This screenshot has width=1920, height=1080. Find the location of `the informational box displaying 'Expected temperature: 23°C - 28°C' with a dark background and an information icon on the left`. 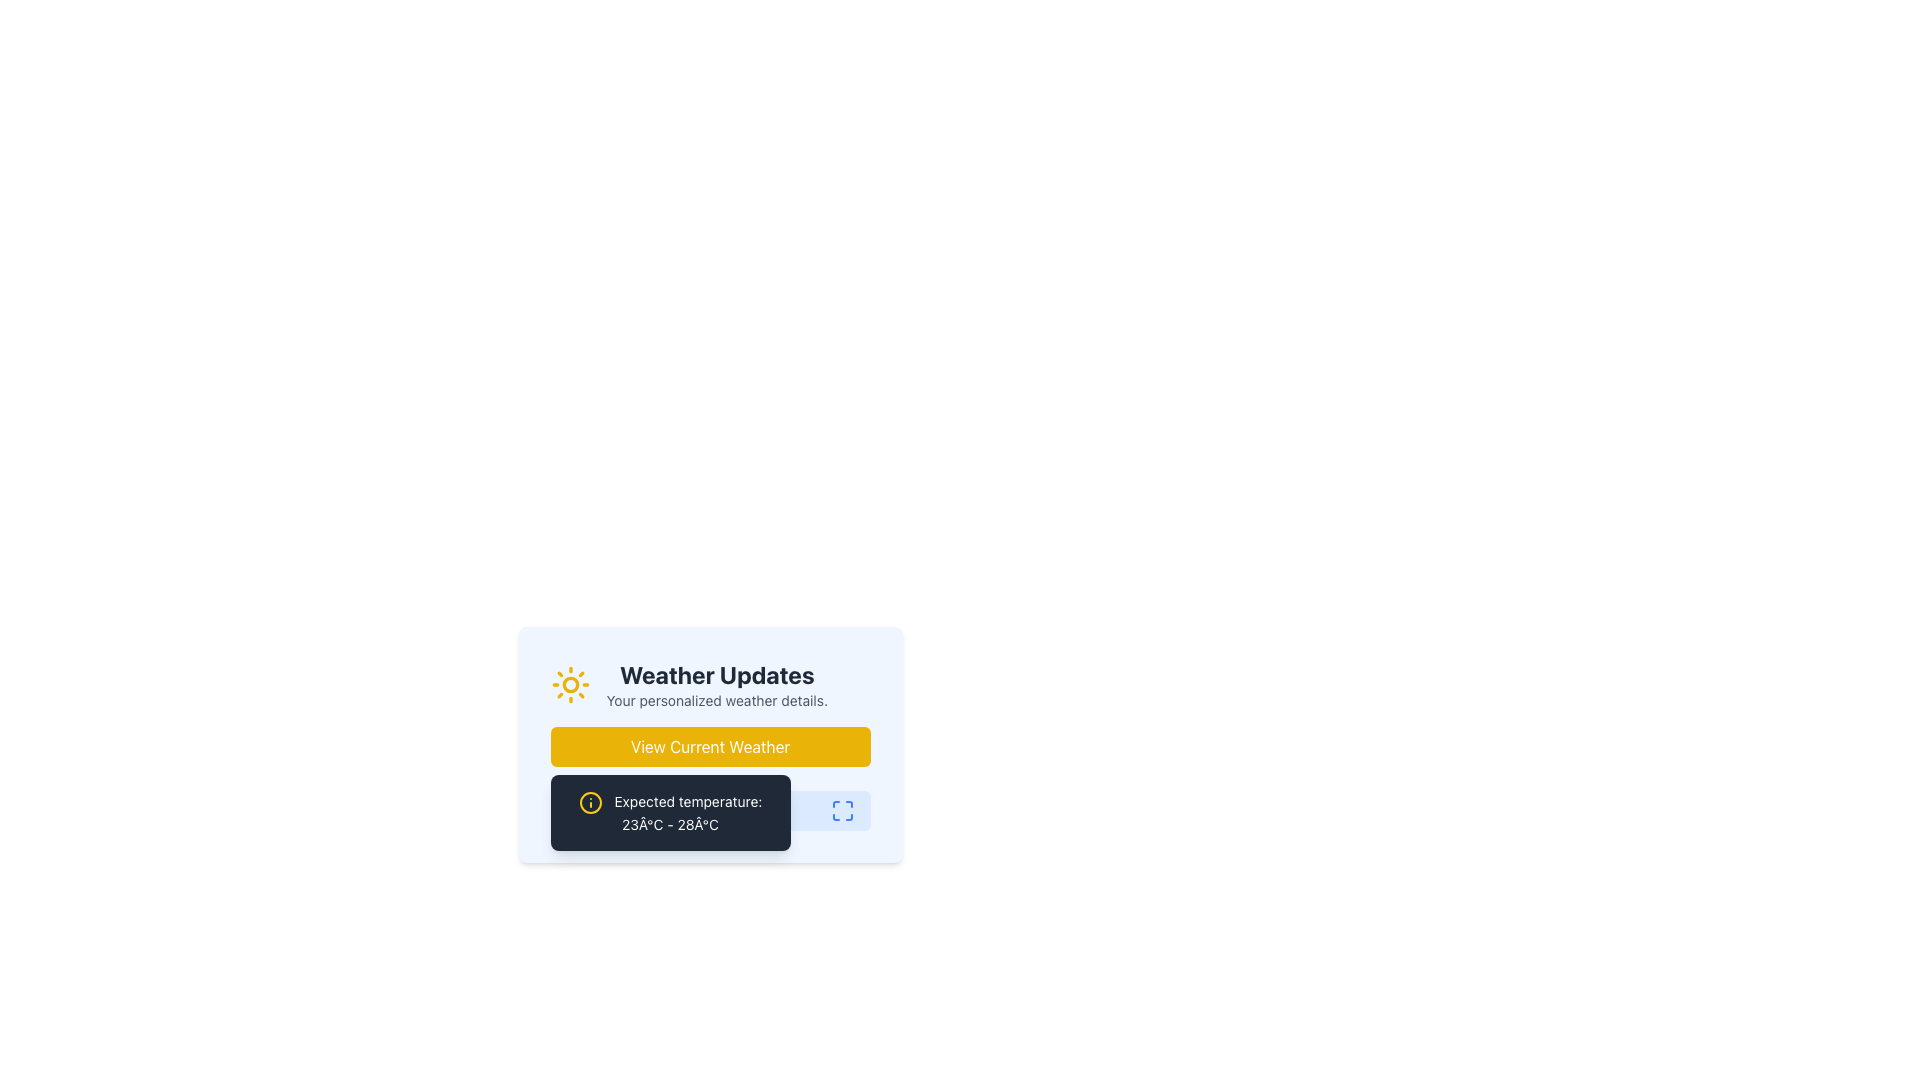

the informational box displaying 'Expected temperature: 23°C - 28°C' with a dark background and an information icon on the left is located at coordinates (710, 832).